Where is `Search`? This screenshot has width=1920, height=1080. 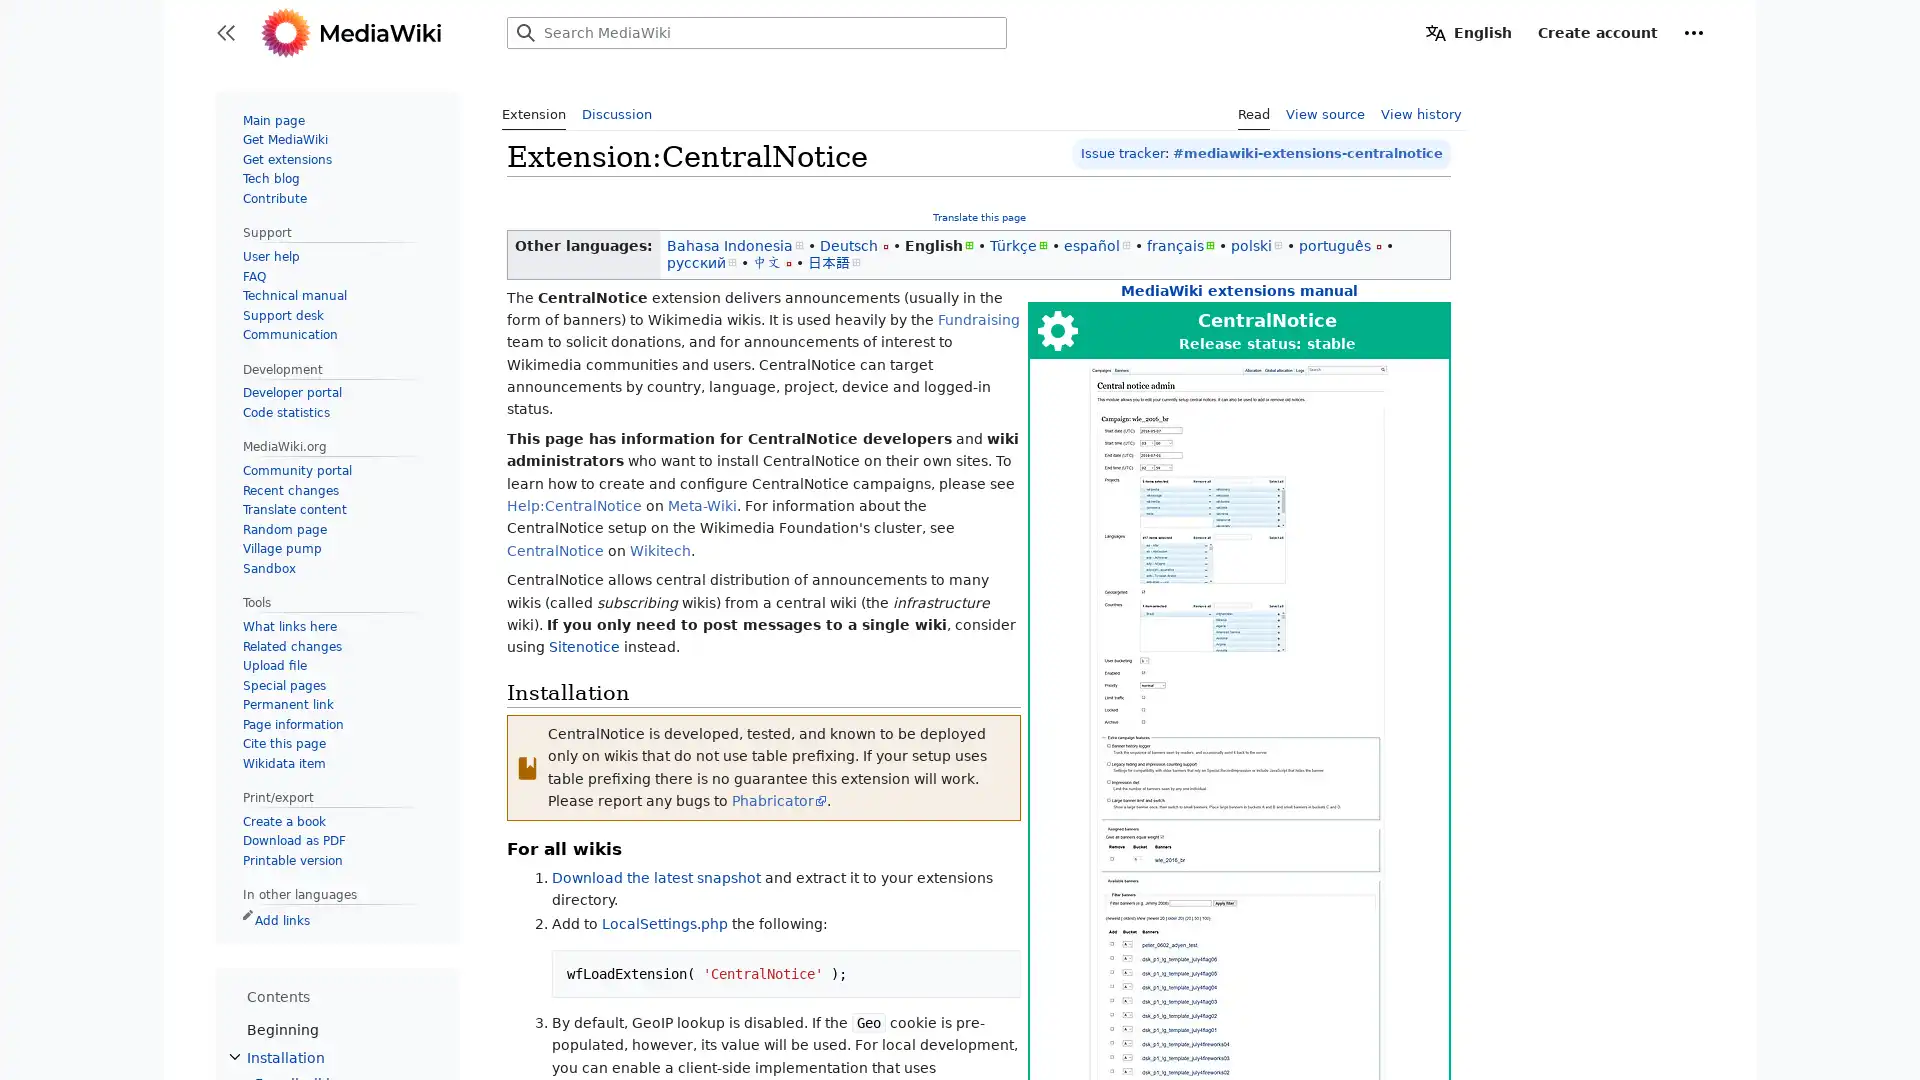 Search is located at coordinates (526, 33).